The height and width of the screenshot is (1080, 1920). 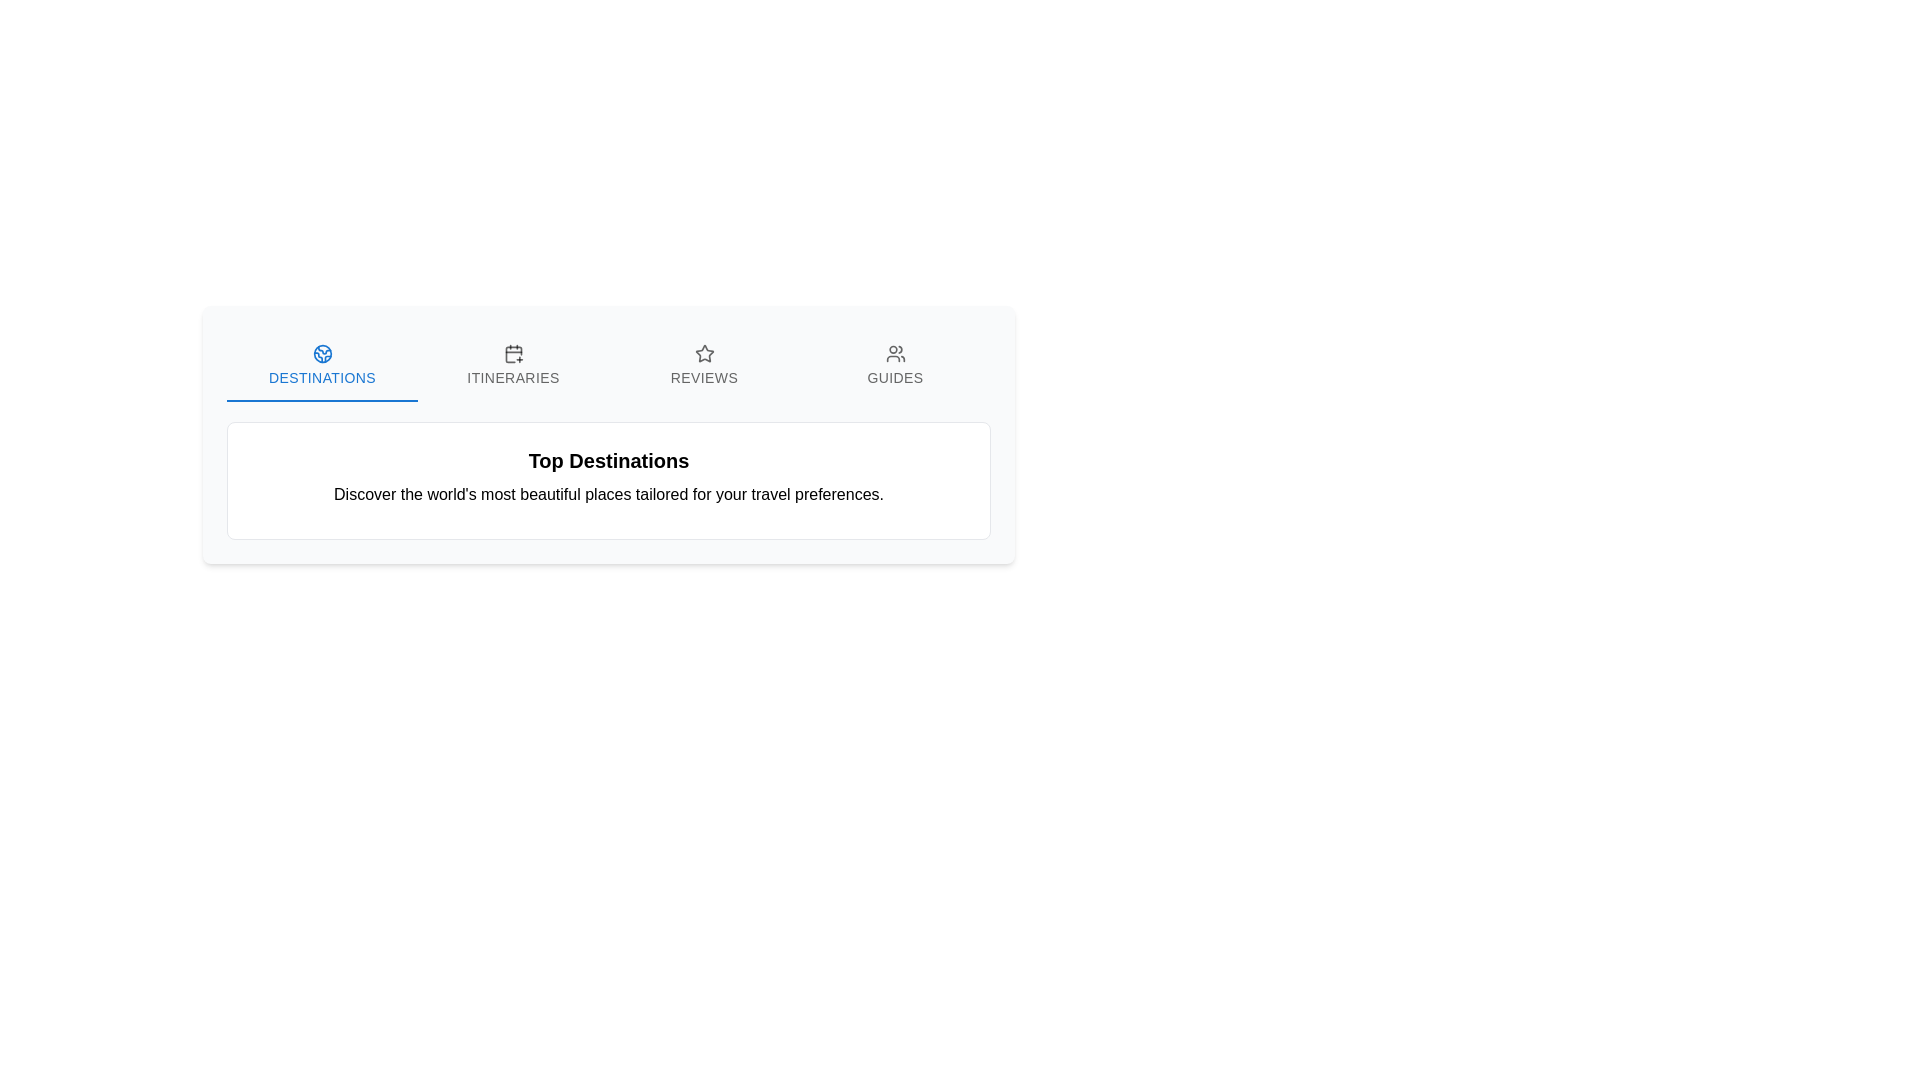 What do you see at coordinates (322, 366) in the screenshot?
I see `the 'Destinations' tab button, which features a blue globe icon and uppercase text` at bounding box center [322, 366].